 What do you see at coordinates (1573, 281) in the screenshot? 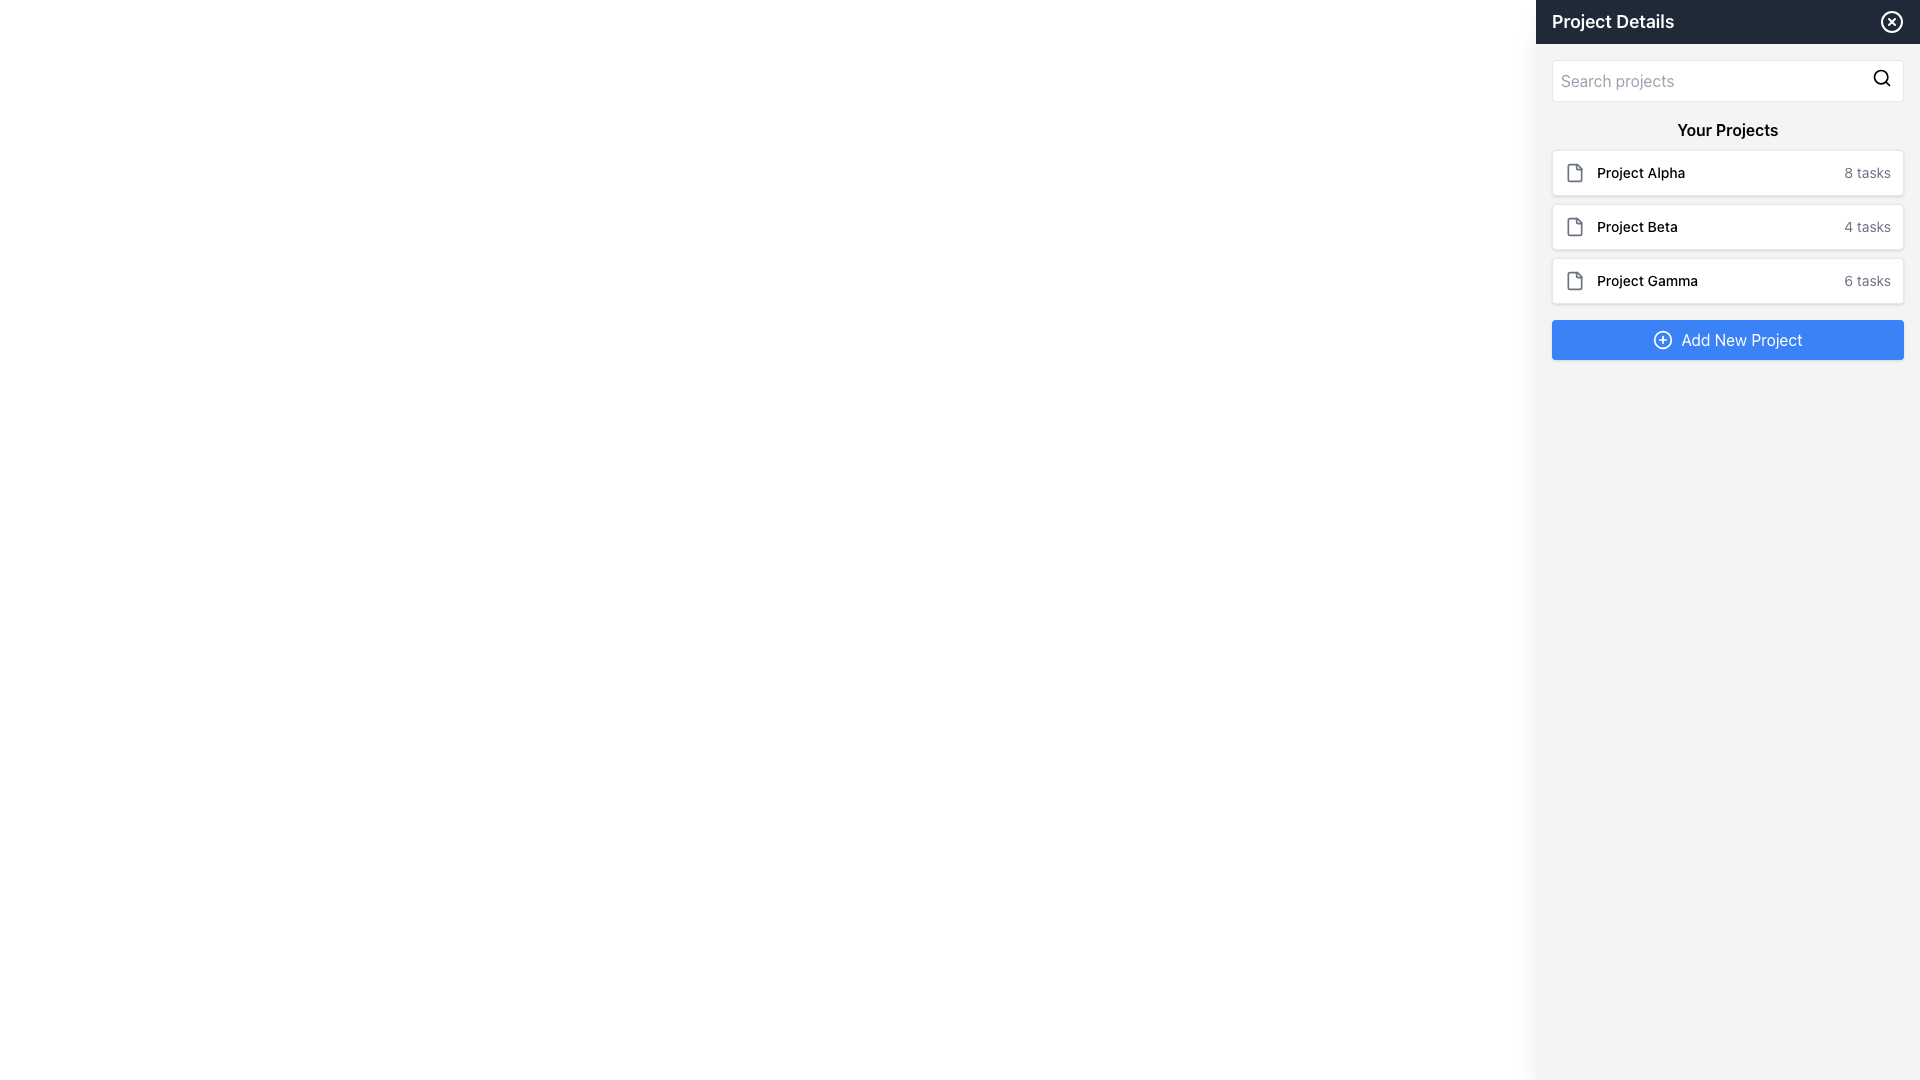
I see `the visual indicator icon representing the 'Project Gamma' list item located in the 'Your Projects' section, adjacent to the text 'Project Gamma' and the task counter showing '6 tasks'` at bounding box center [1573, 281].